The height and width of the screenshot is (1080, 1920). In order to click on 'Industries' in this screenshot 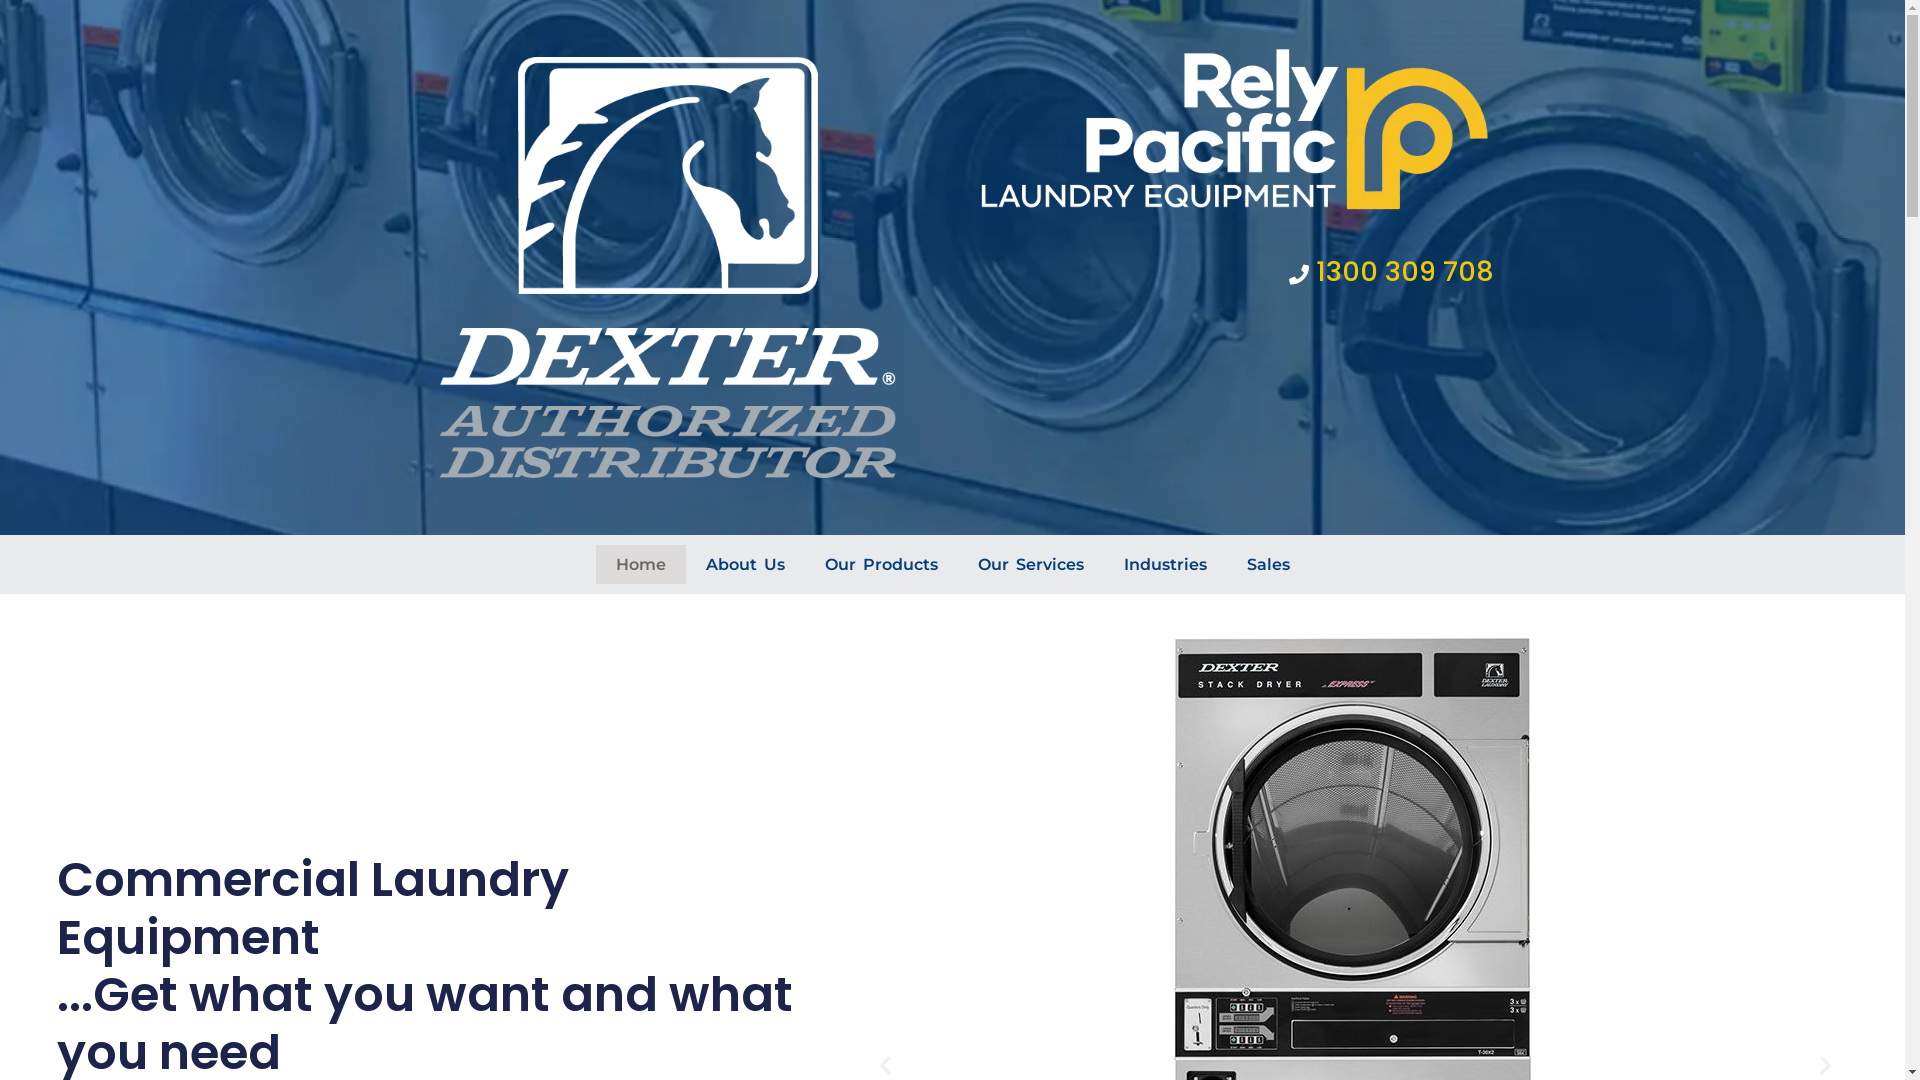, I will do `click(1165, 564)`.